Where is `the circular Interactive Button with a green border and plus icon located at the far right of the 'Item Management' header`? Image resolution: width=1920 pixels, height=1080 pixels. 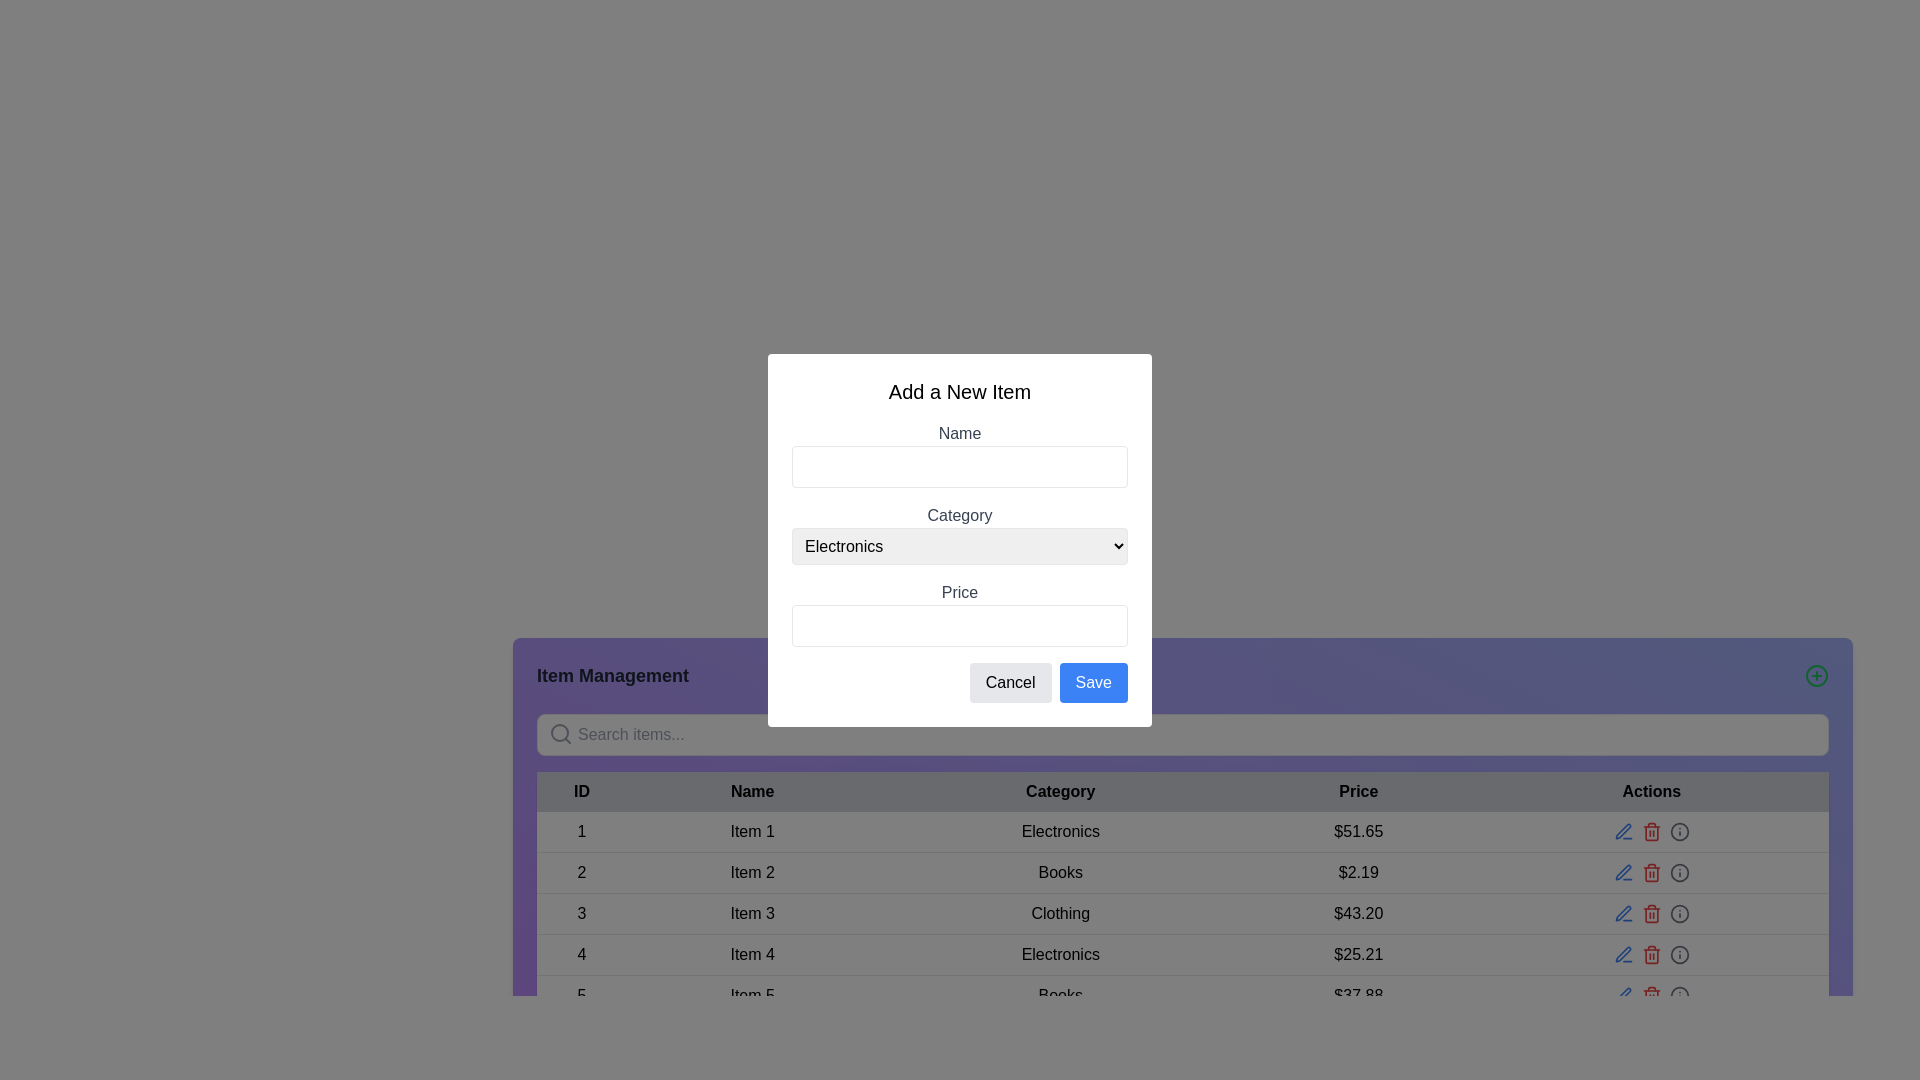 the circular Interactive Button with a green border and plus icon located at the far right of the 'Item Management' header is located at coordinates (1817, 675).